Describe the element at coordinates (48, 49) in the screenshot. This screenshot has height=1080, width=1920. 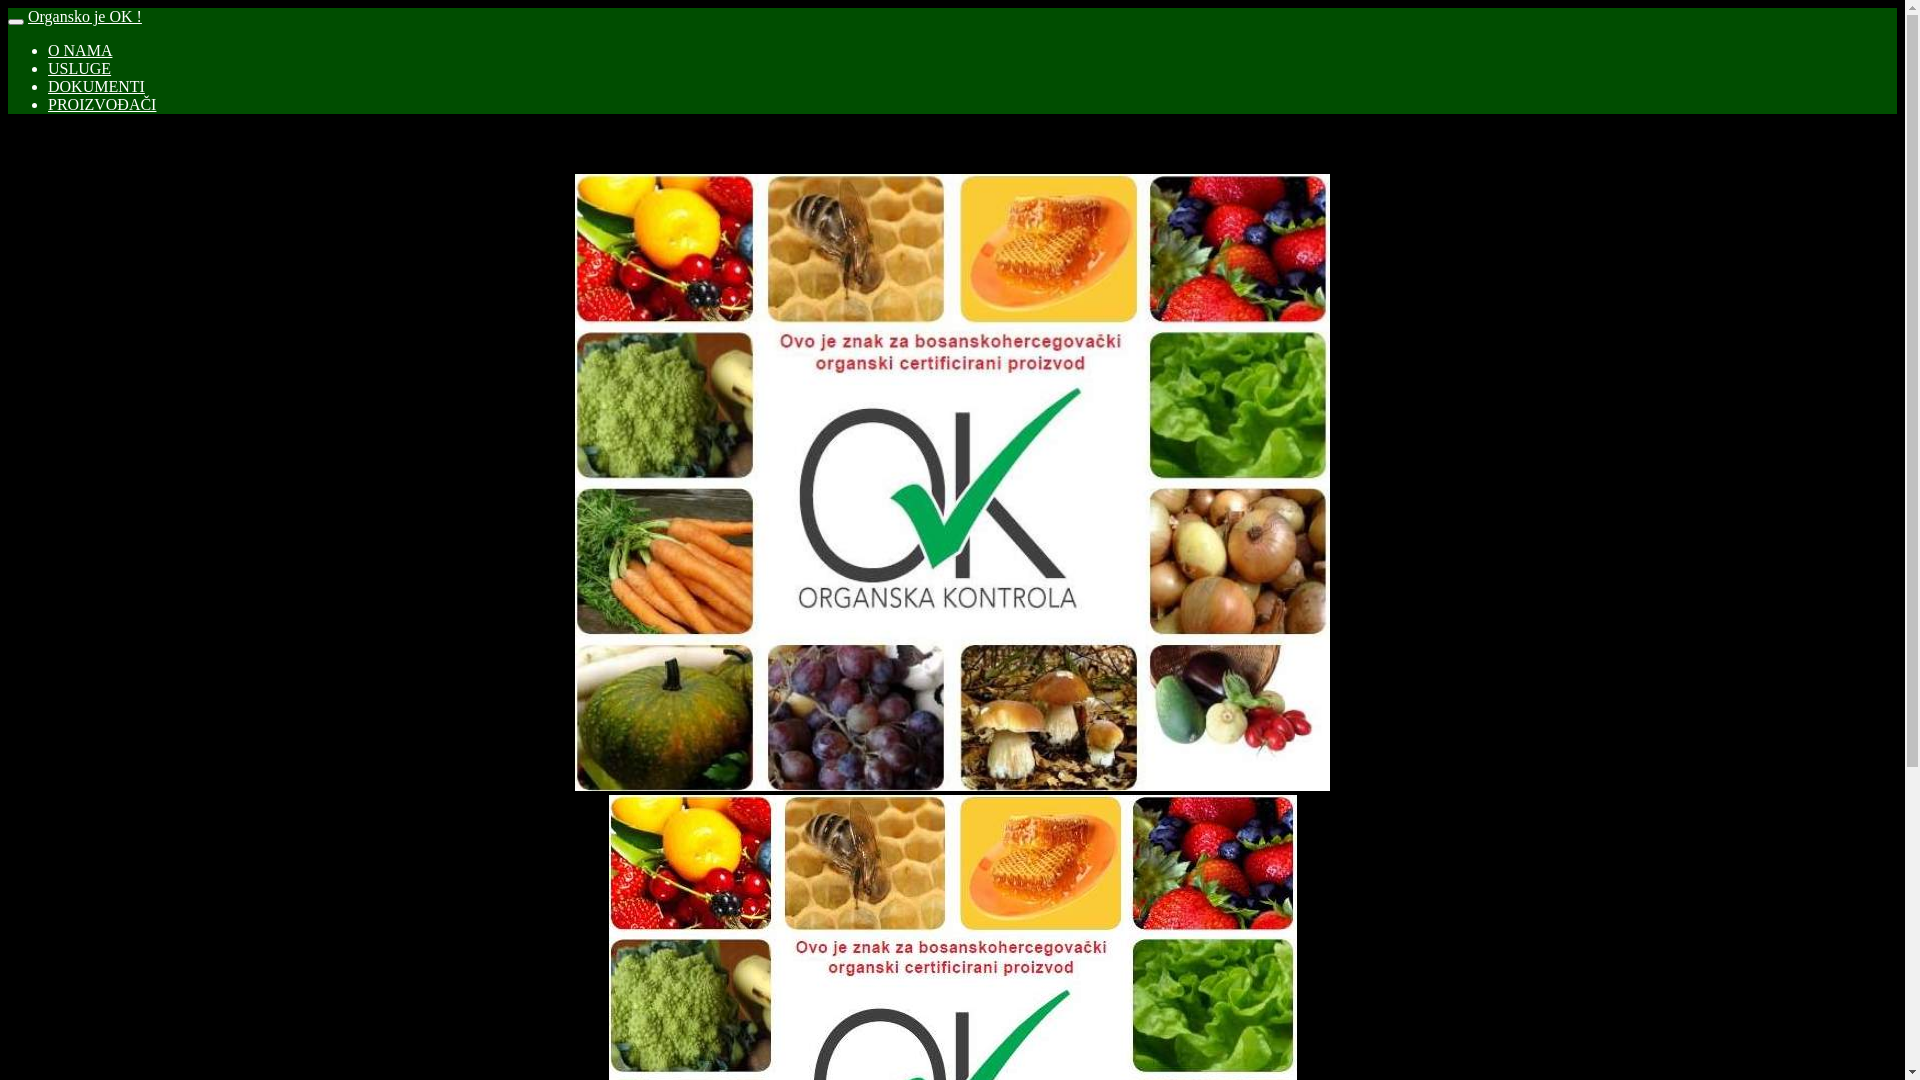
I see `'O NAMA'` at that location.